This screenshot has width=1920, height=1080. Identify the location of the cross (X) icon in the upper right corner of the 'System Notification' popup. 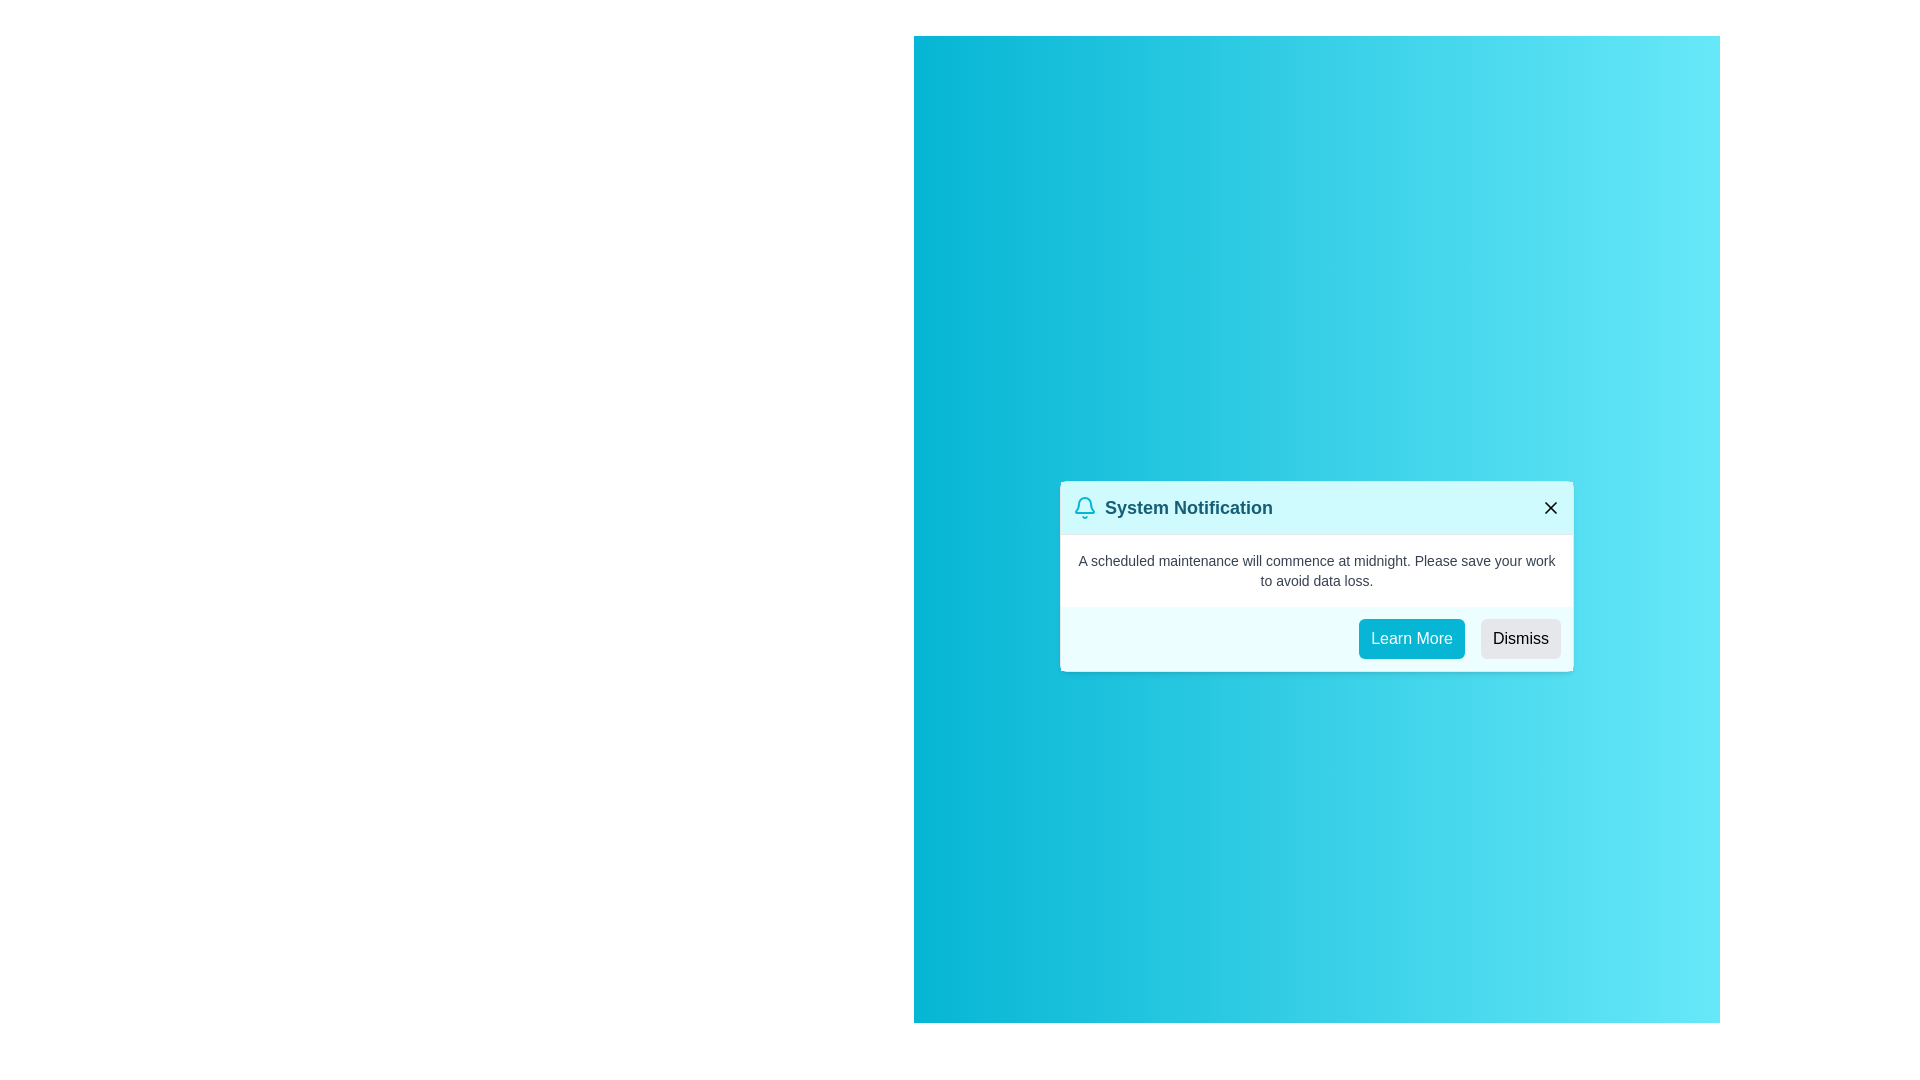
(1549, 506).